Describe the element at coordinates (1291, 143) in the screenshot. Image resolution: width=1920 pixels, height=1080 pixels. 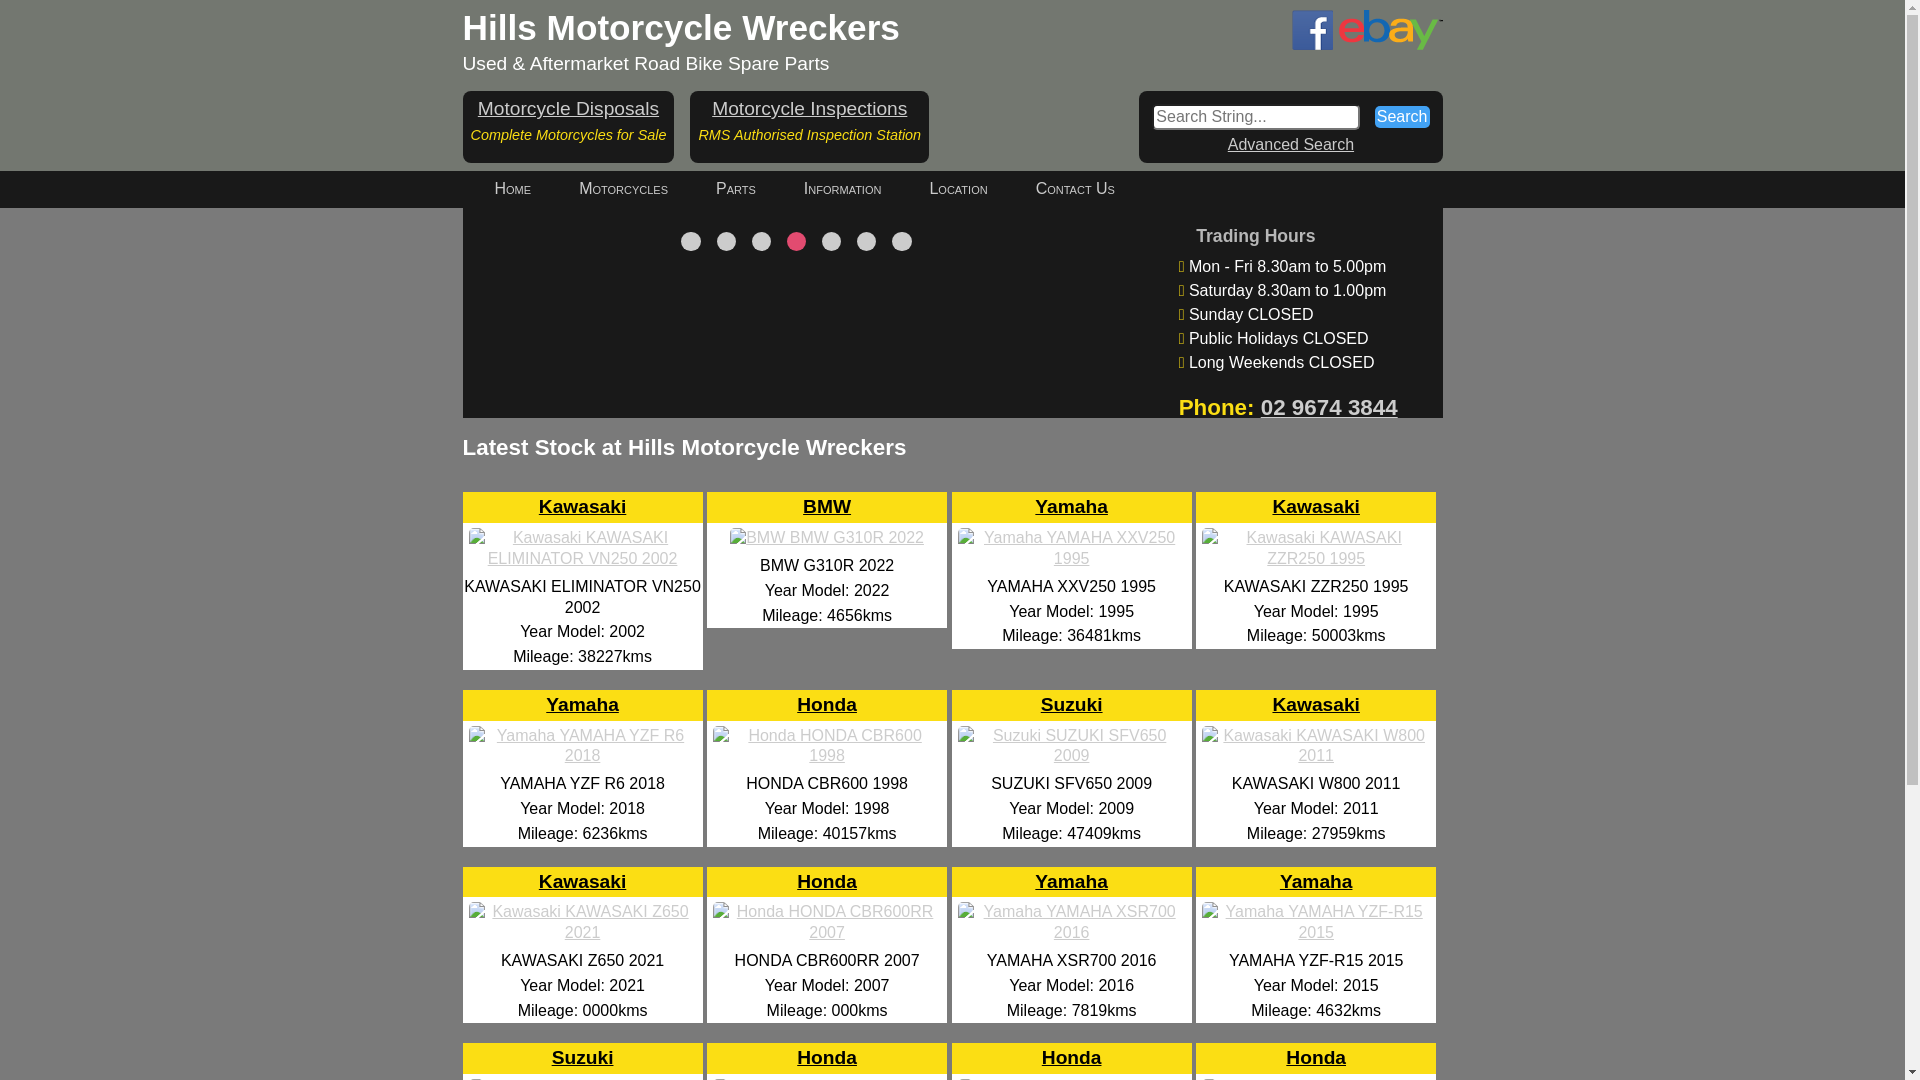
I see `'Advanced Search'` at that location.